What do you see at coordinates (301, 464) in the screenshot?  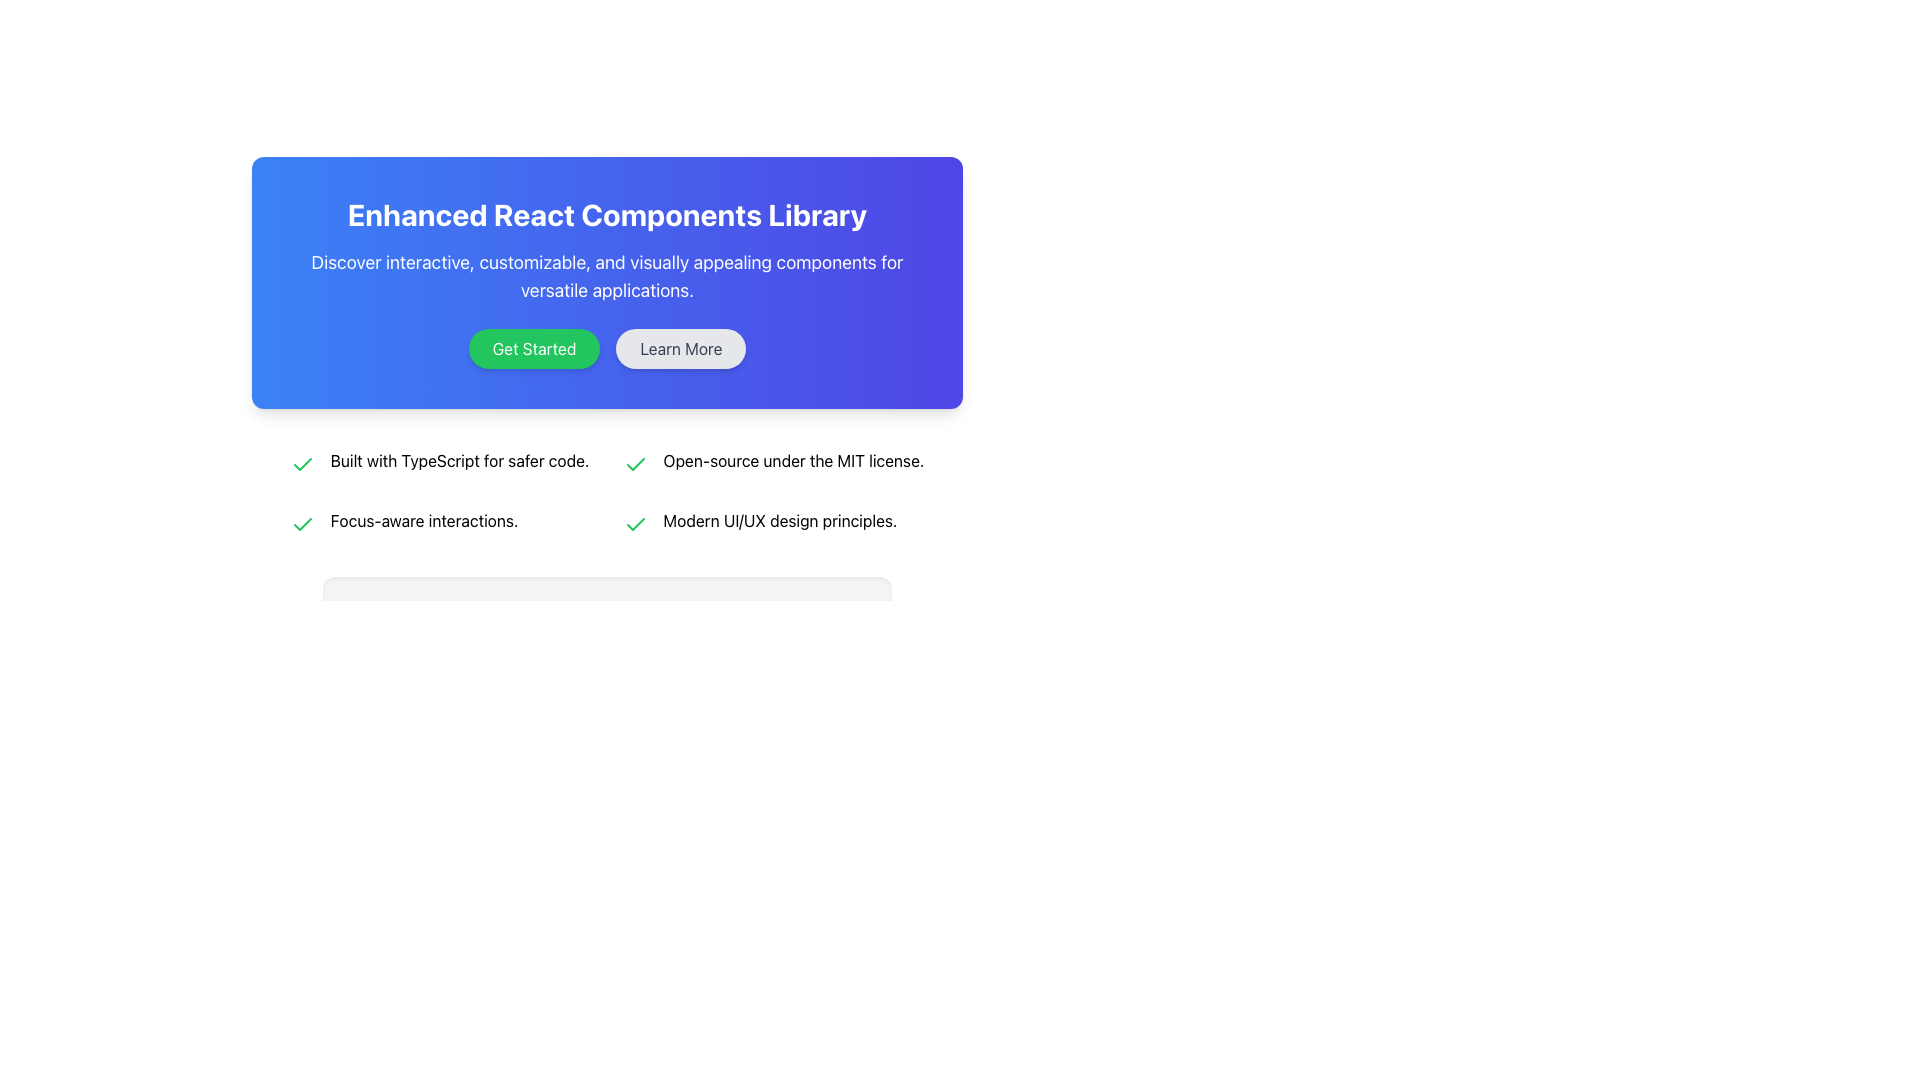 I see `the green checkmark icon located to the left of the text 'Focus-aware interactions', which is the second in a vertical list of similar icons` at bounding box center [301, 464].